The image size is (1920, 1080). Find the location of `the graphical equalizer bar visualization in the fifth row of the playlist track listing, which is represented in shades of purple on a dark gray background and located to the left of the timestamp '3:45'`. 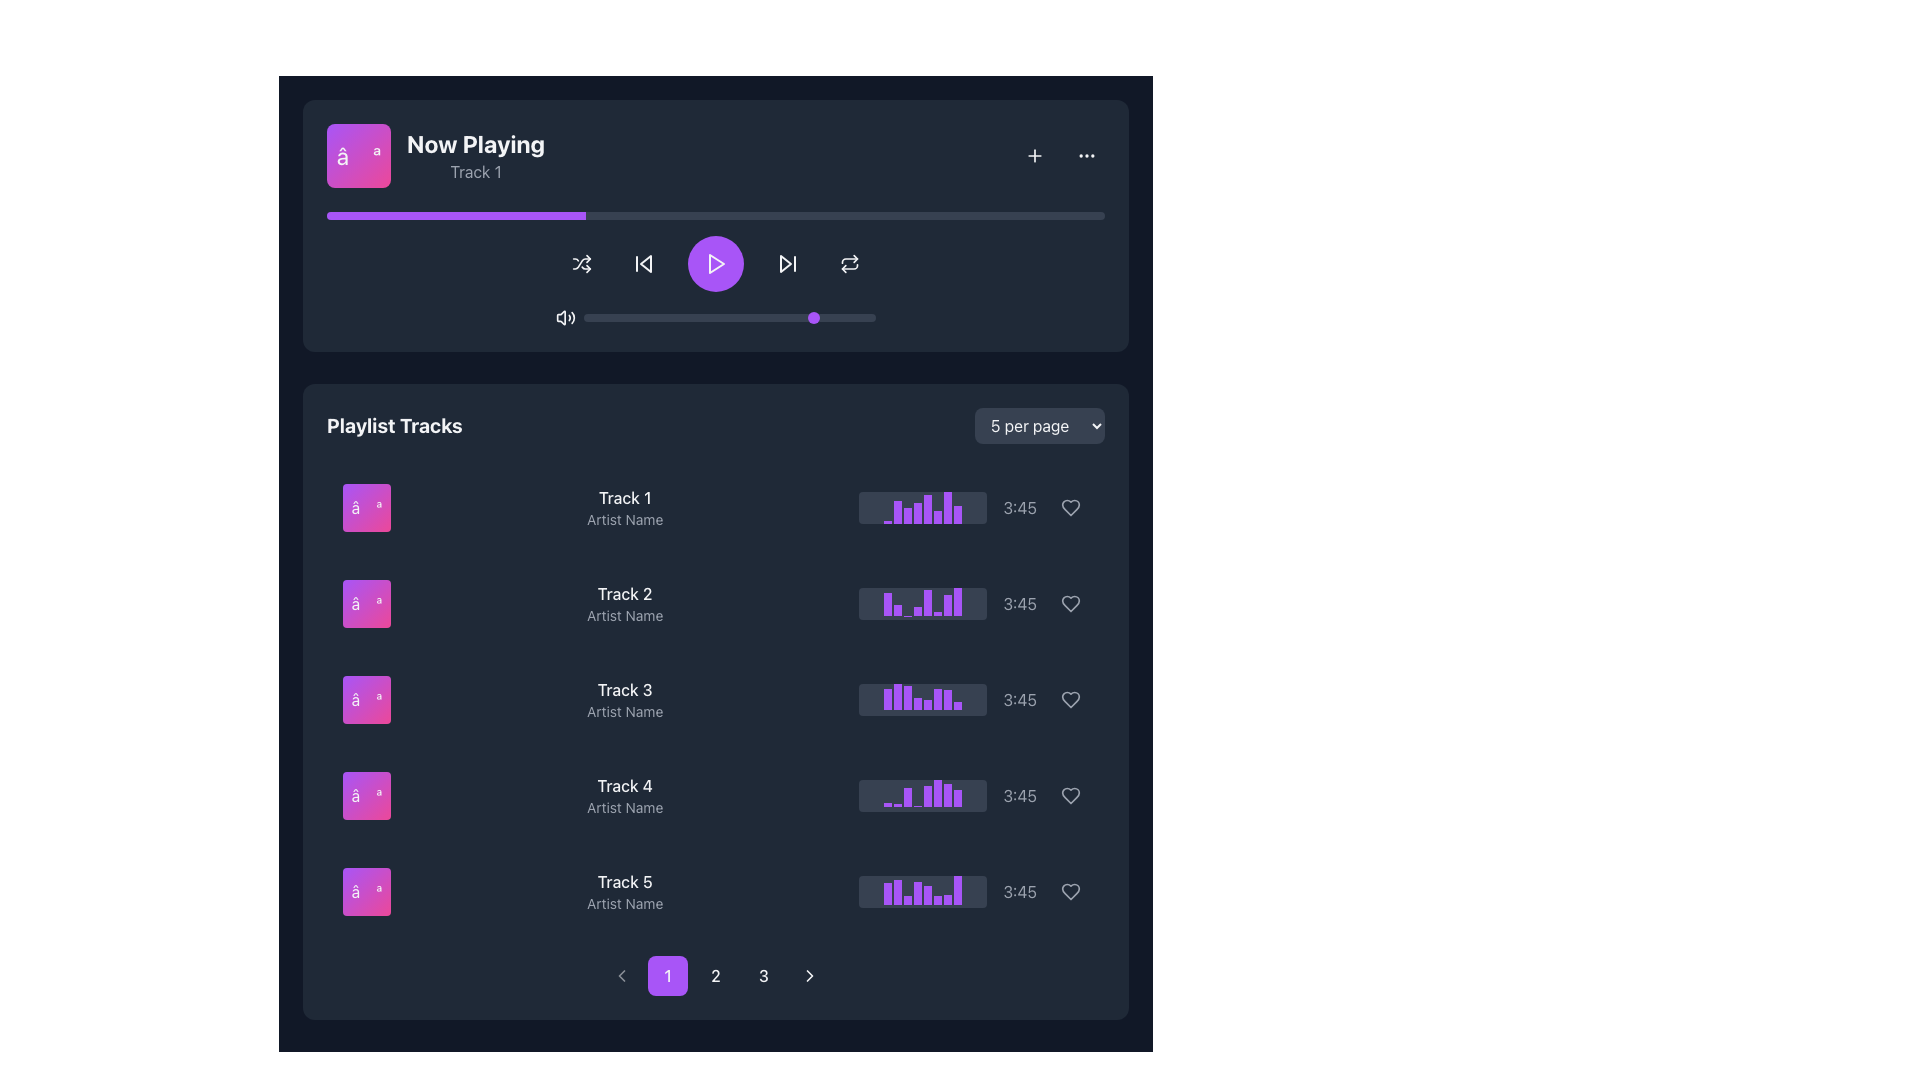

the graphical equalizer bar visualization in the fifth row of the playlist track listing, which is represented in shades of purple on a dark gray background and located to the left of the timestamp '3:45' is located at coordinates (974, 890).